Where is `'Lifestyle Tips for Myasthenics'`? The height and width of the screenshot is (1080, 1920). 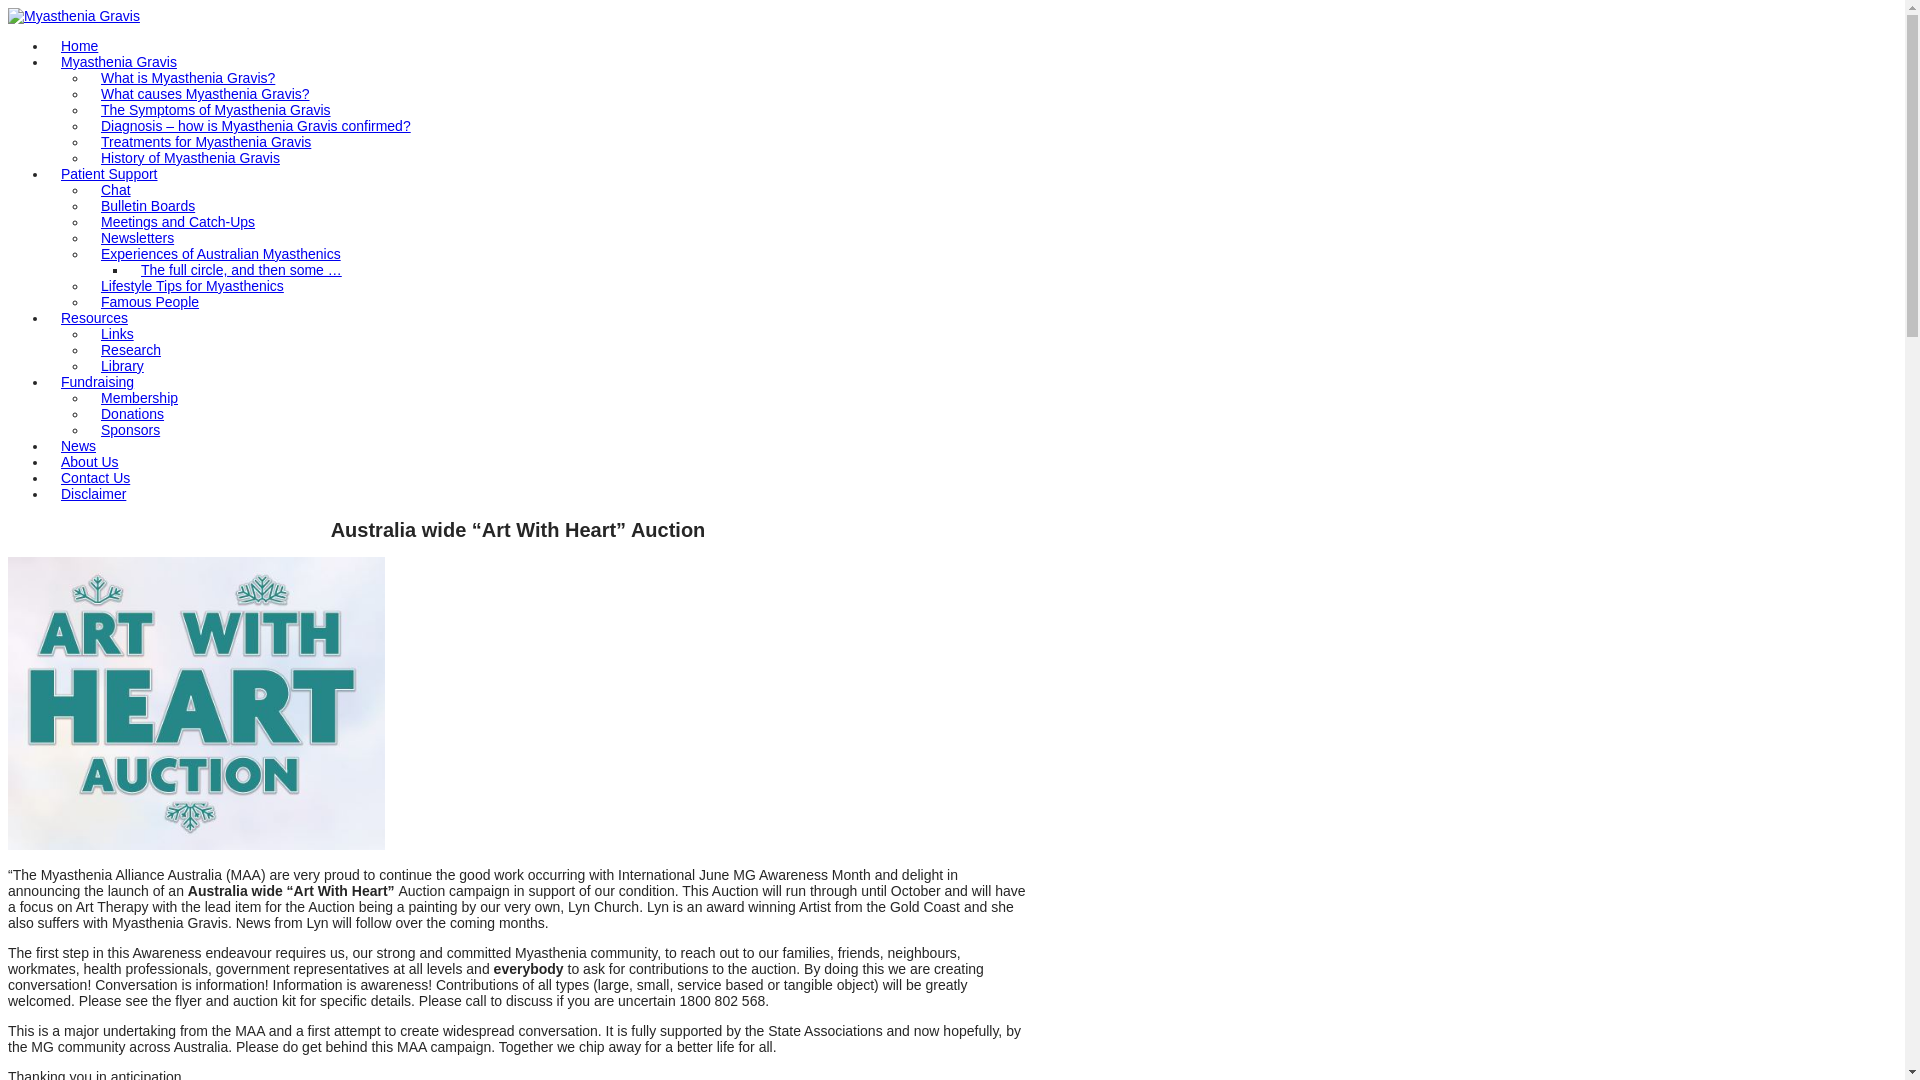
'Lifestyle Tips for Myasthenics' is located at coordinates (86, 285).